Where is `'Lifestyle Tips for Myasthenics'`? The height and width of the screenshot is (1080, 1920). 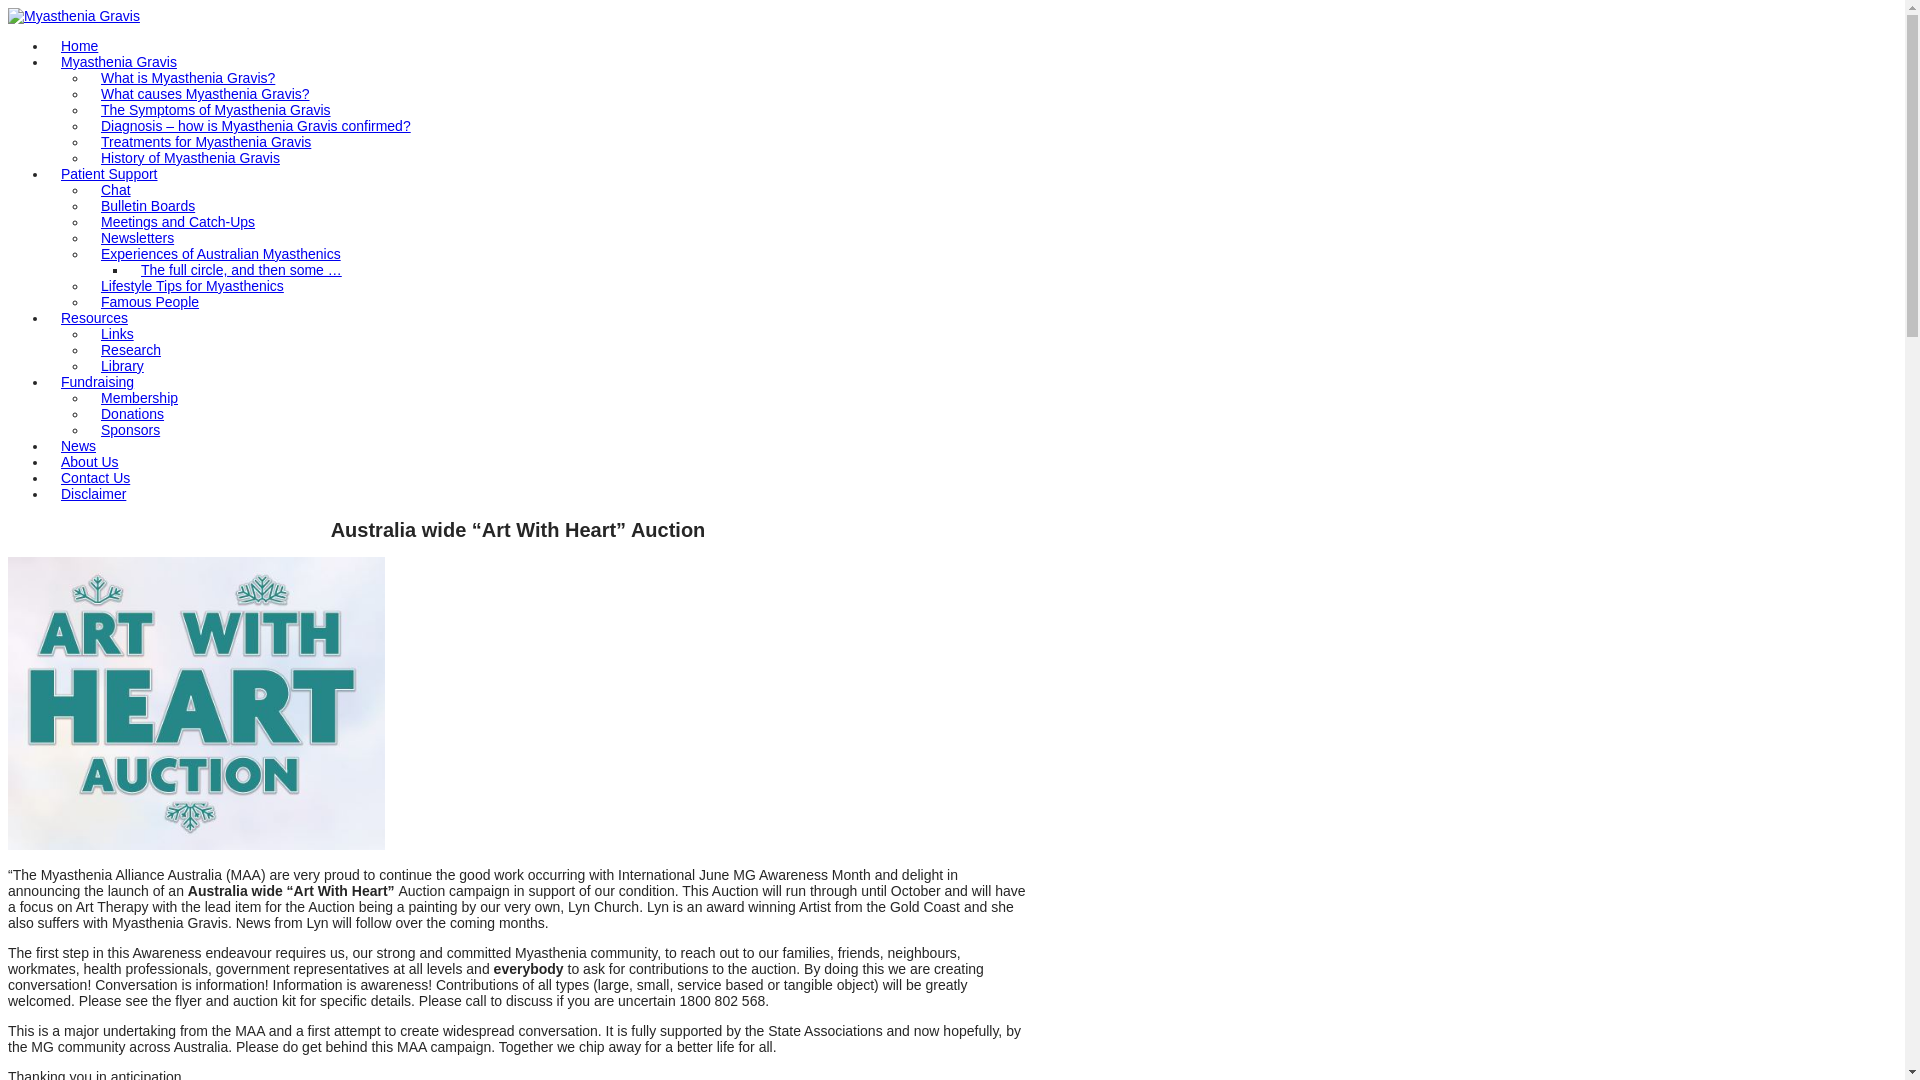
'Lifestyle Tips for Myasthenics' is located at coordinates (86, 285).